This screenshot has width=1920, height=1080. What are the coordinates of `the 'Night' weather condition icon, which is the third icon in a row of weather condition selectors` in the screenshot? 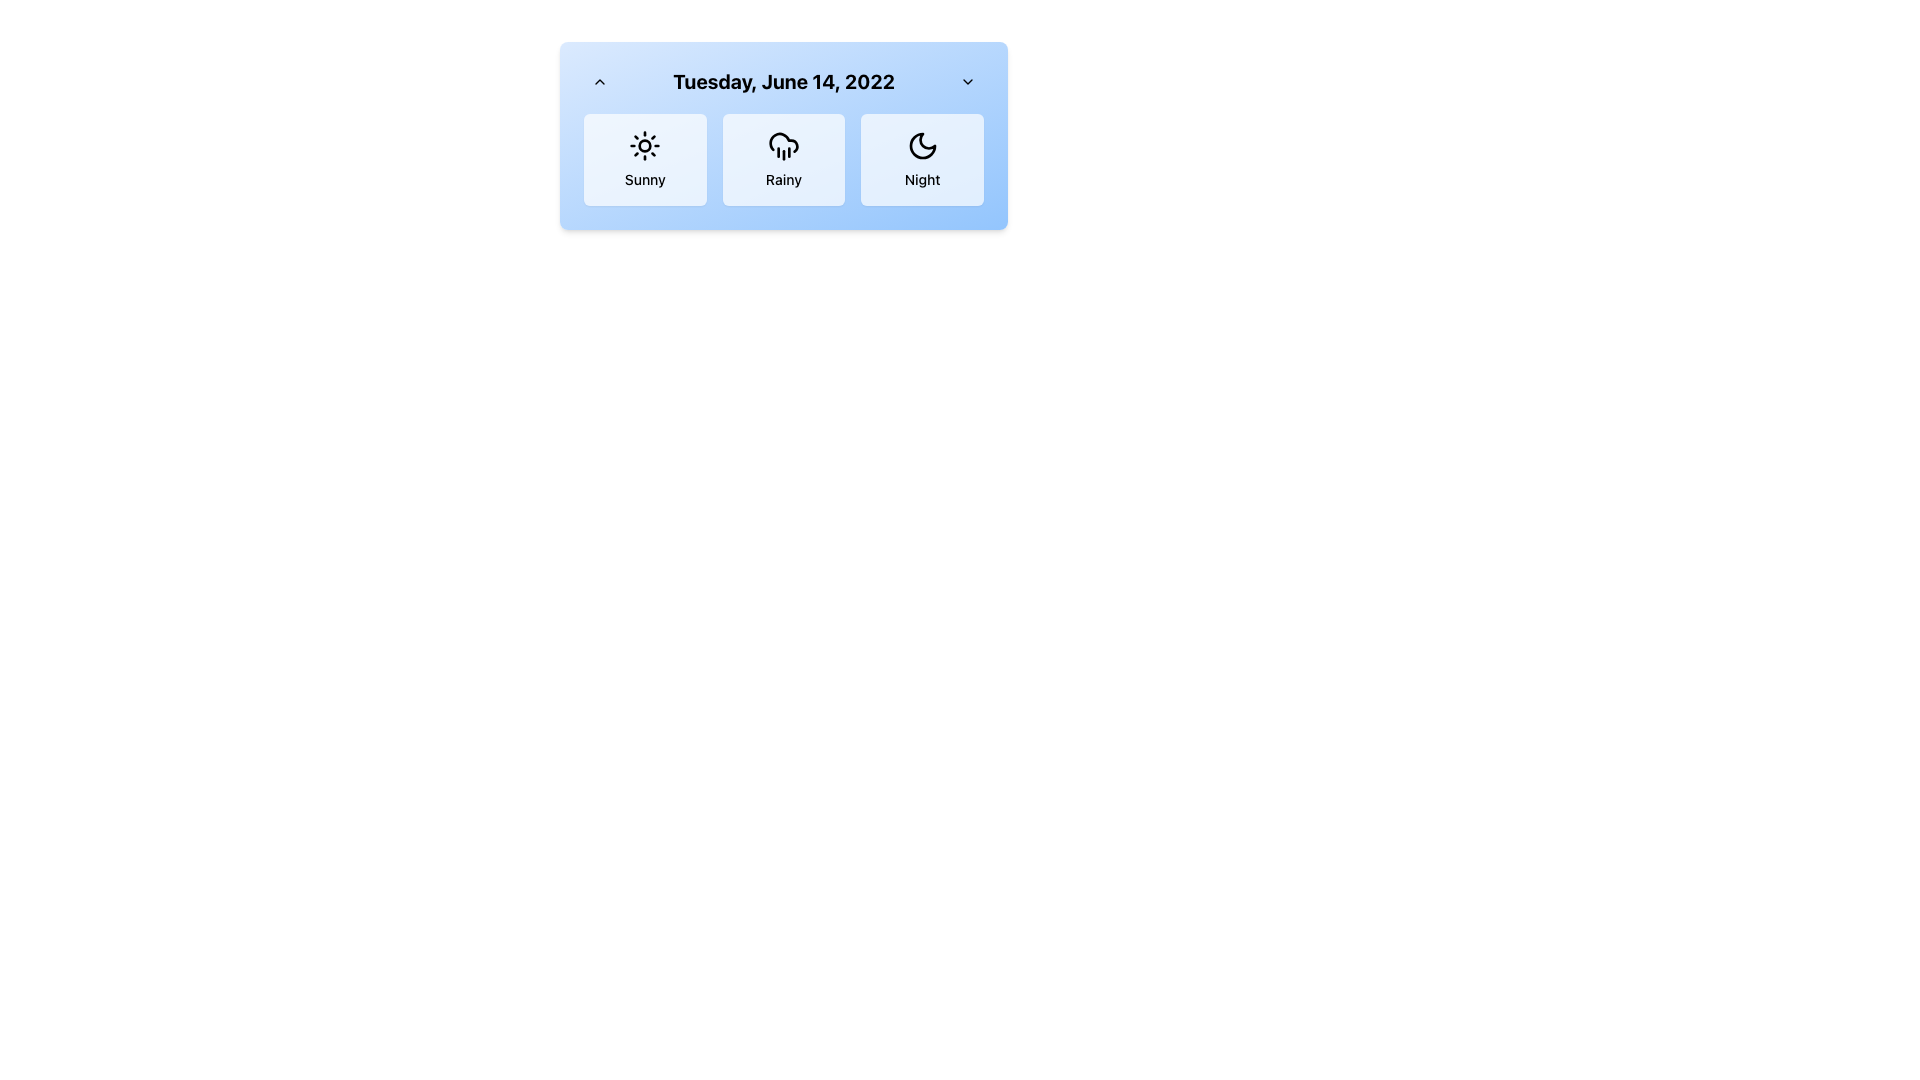 It's located at (921, 145).